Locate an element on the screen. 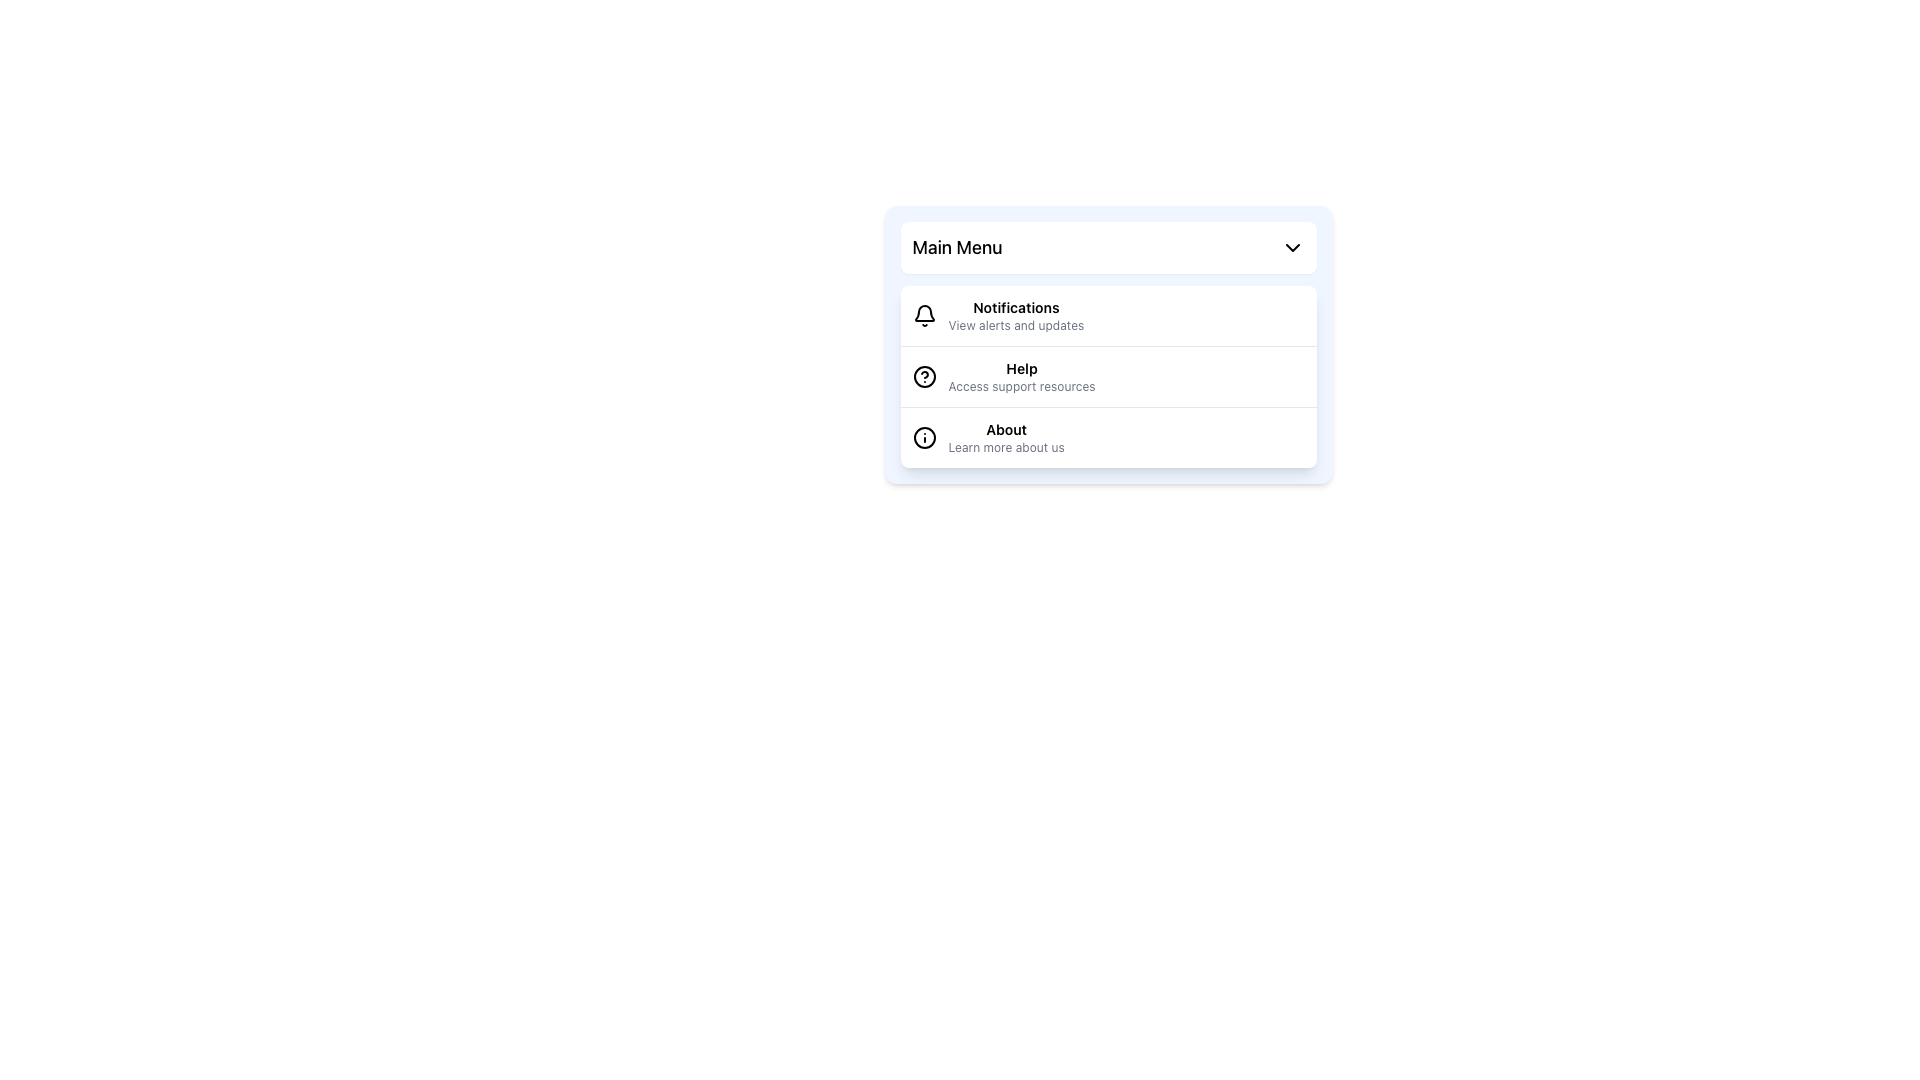 The width and height of the screenshot is (1920, 1080). the 'Main Menu' dropdown trigger at the top of the card-styled widget is located at coordinates (1107, 246).